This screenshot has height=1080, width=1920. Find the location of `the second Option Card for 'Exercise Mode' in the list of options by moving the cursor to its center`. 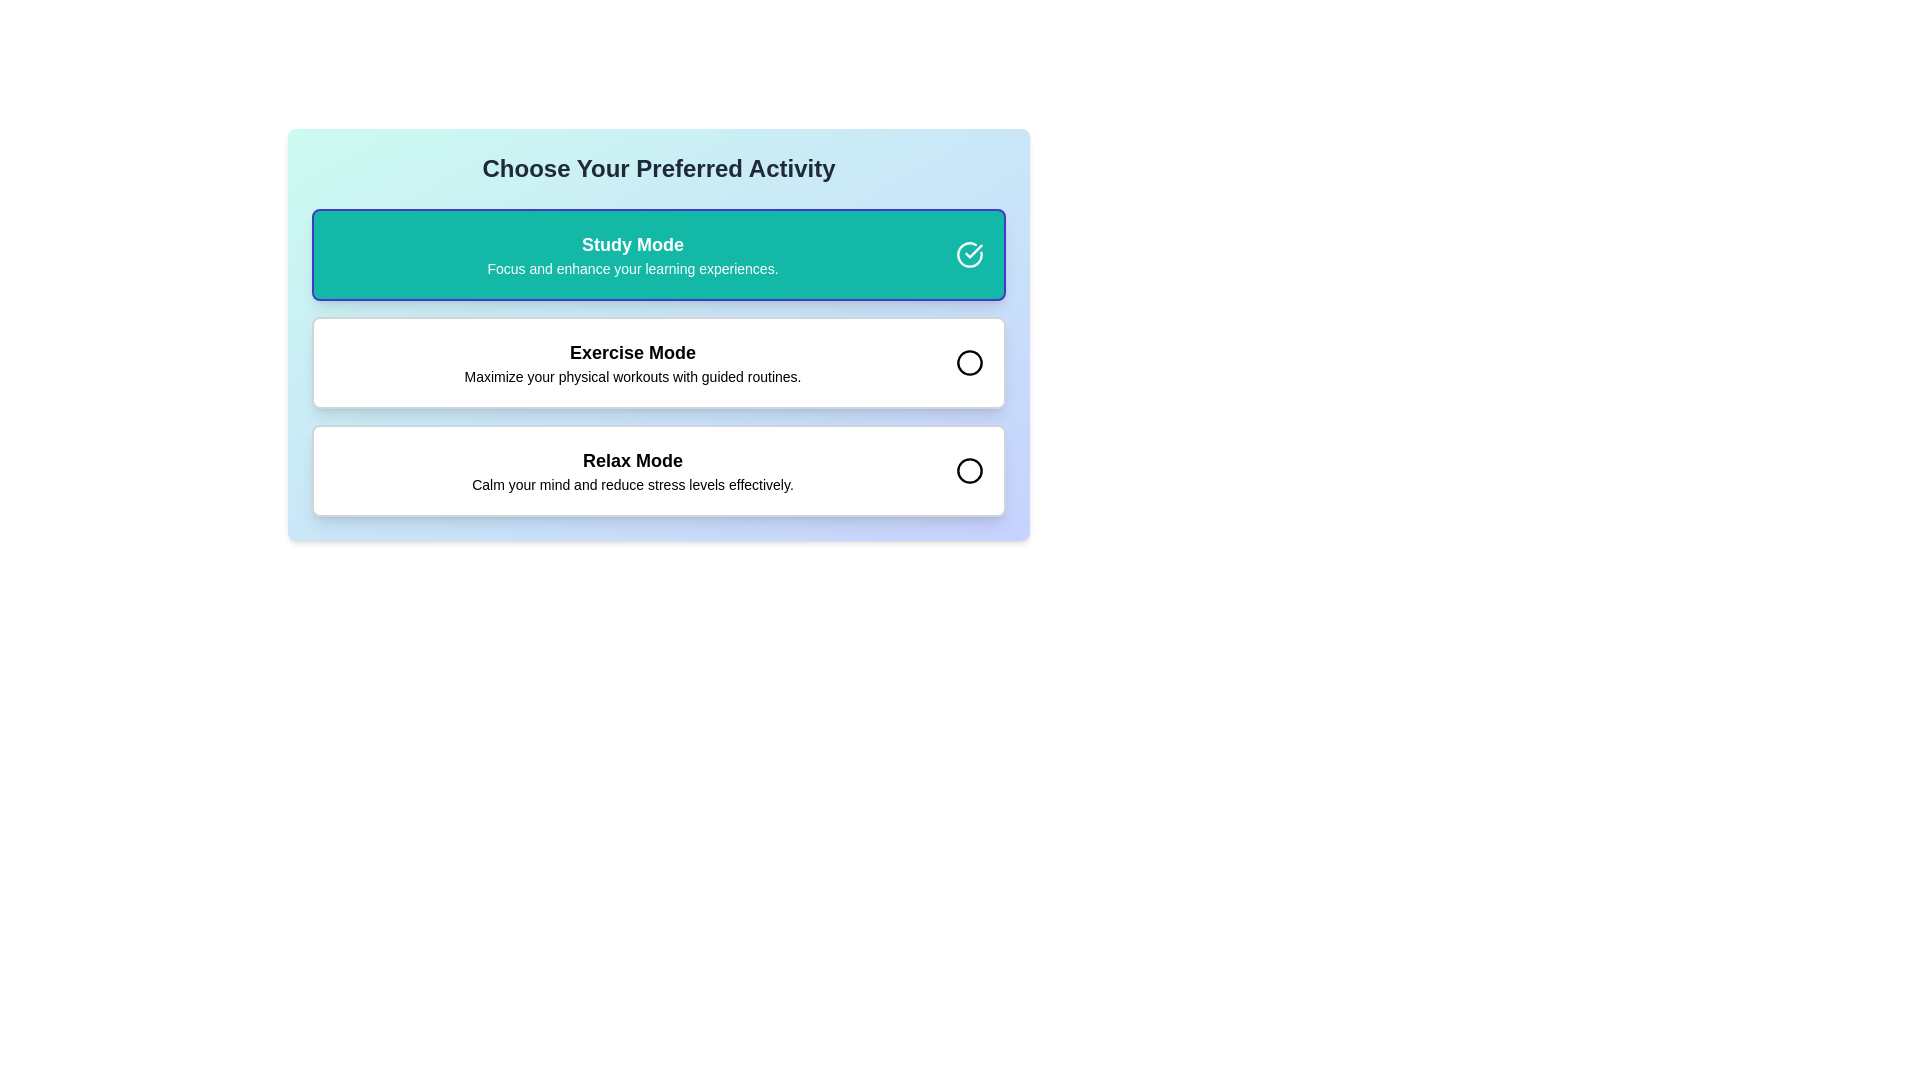

the second Option Card for 'Exercise Mode' in the list of options by moving the cursor to its center is located at coordinates (658, 362).